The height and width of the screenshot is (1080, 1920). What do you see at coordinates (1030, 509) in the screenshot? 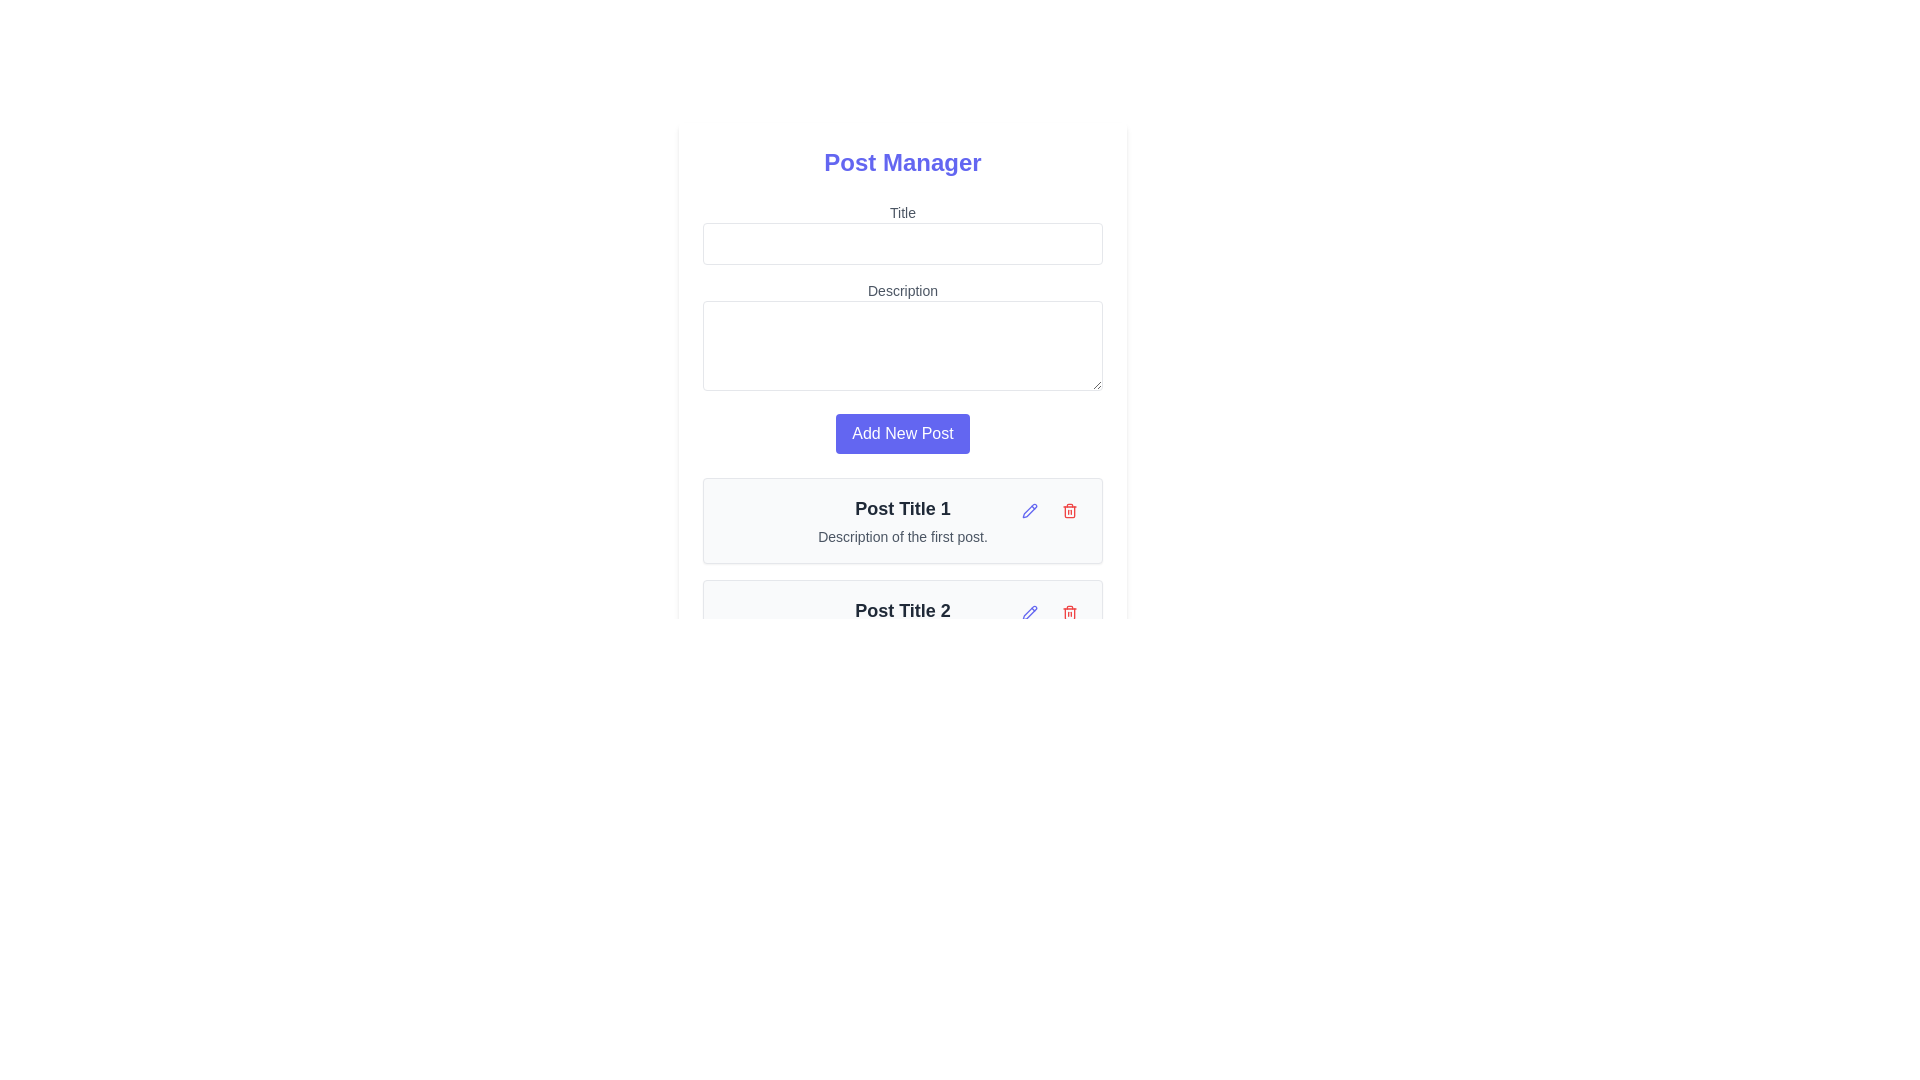
I see `the edit button located in the top-right corner of the first post to initiate editing` at bounding box center [1030, 509].